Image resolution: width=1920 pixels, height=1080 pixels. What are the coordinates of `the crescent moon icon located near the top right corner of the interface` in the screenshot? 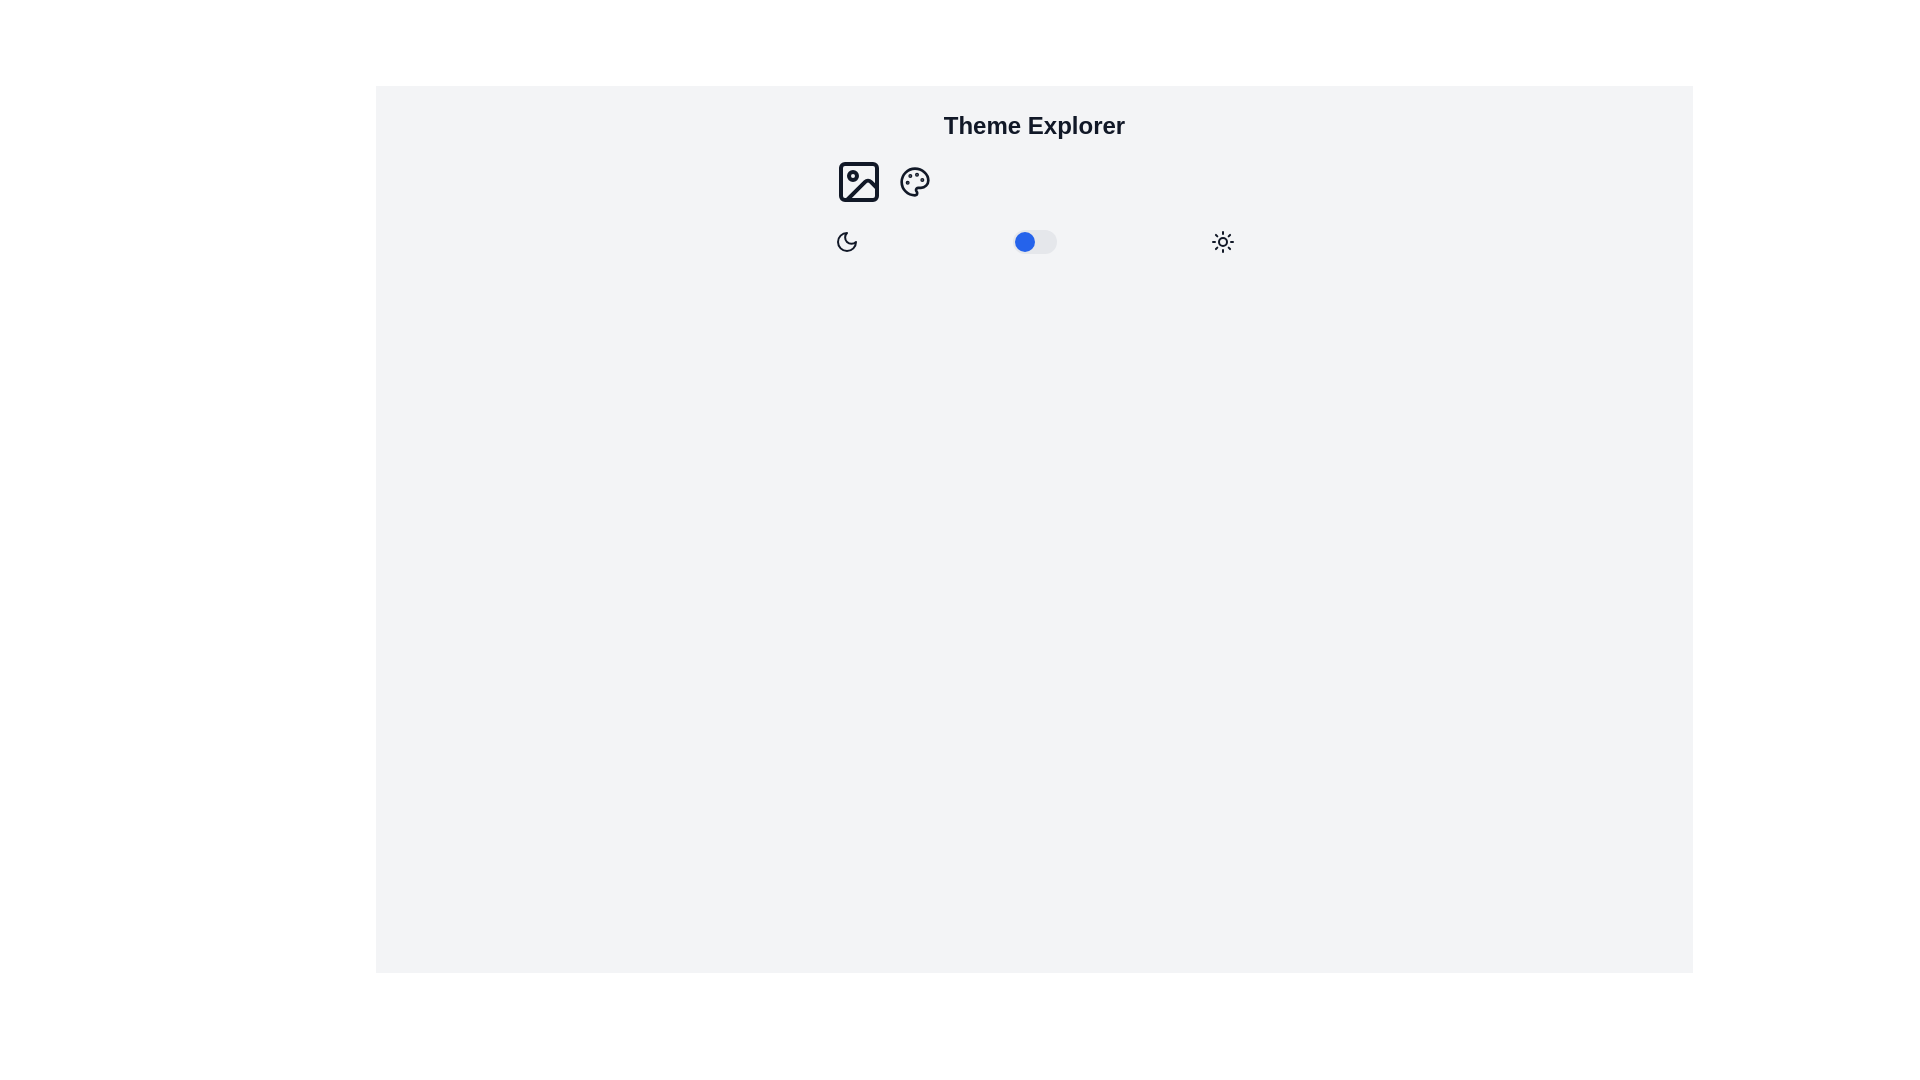 It's located at (846, 241).